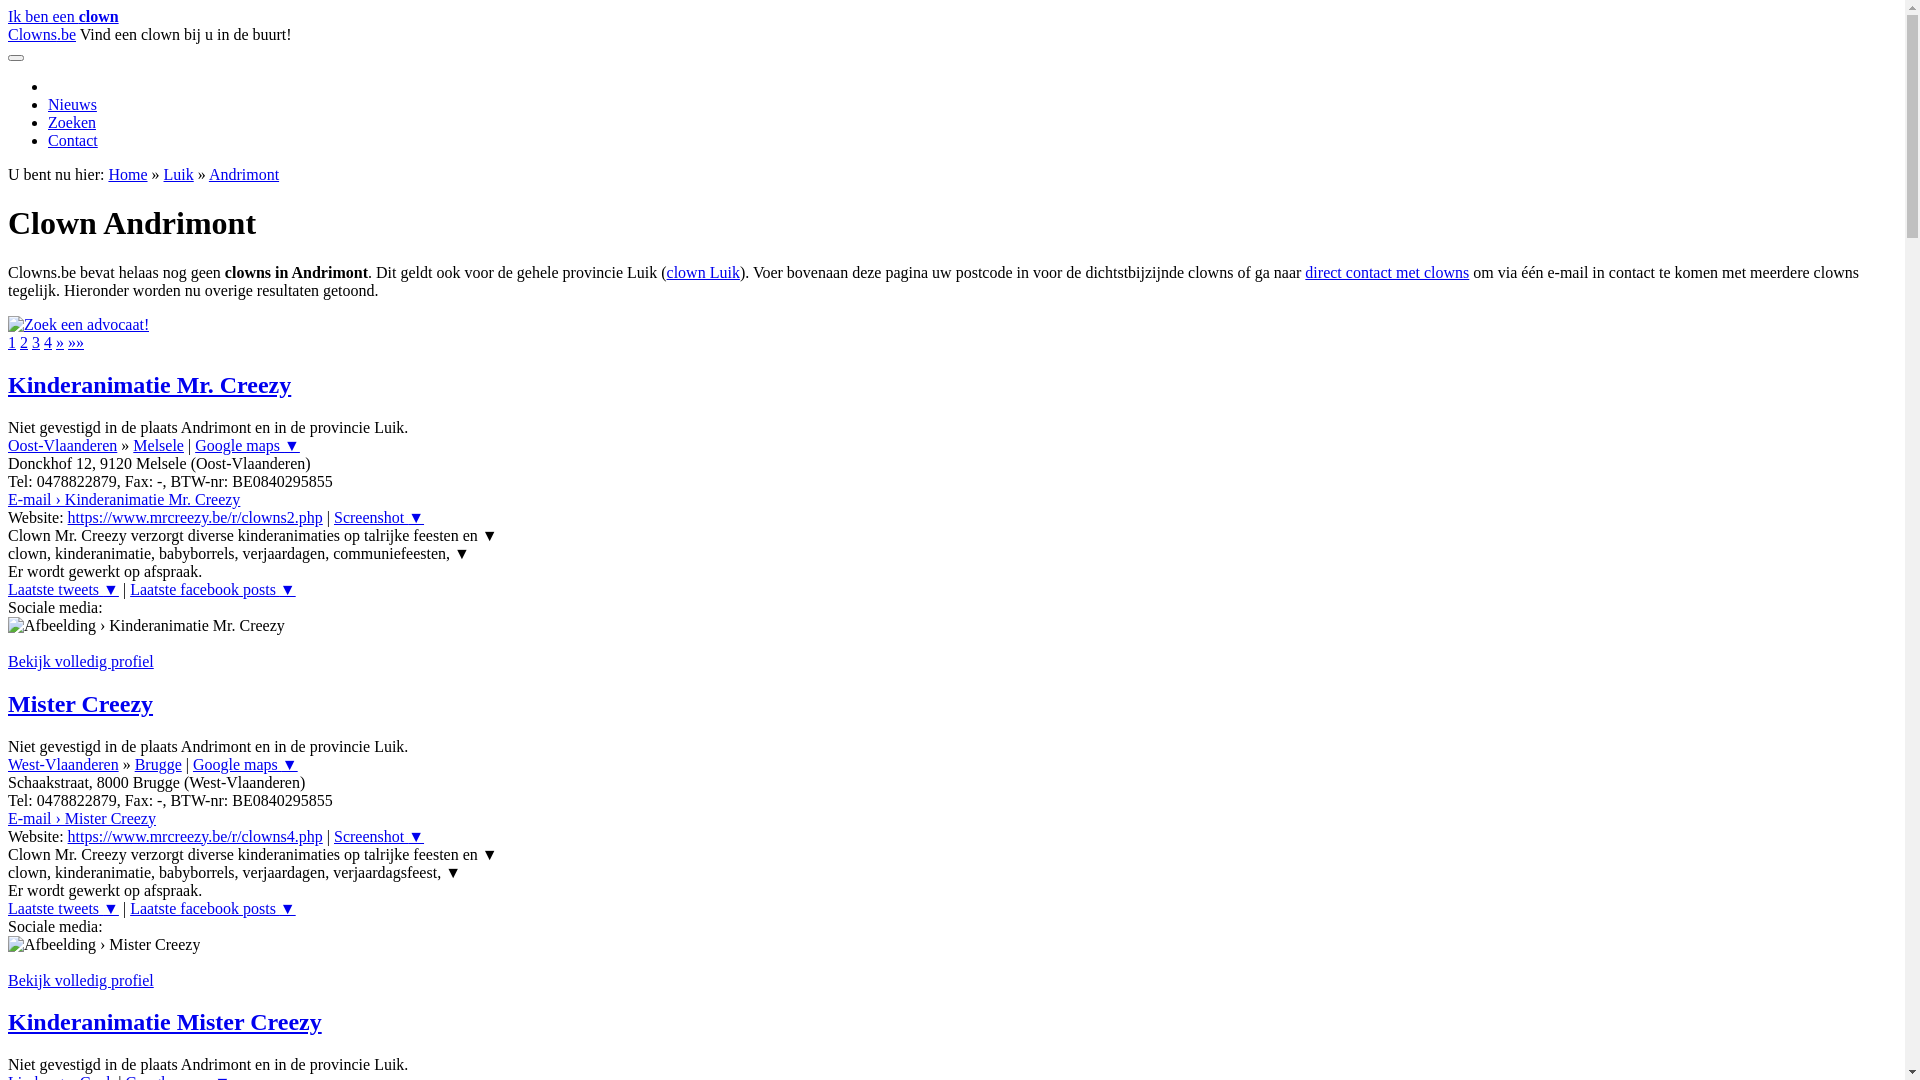 The height and width of the screenshot is (1080, 1920). Describe the element at coordinates (63, 764) in the screenshot. I see `'West-Vlaanderen'` at that location.